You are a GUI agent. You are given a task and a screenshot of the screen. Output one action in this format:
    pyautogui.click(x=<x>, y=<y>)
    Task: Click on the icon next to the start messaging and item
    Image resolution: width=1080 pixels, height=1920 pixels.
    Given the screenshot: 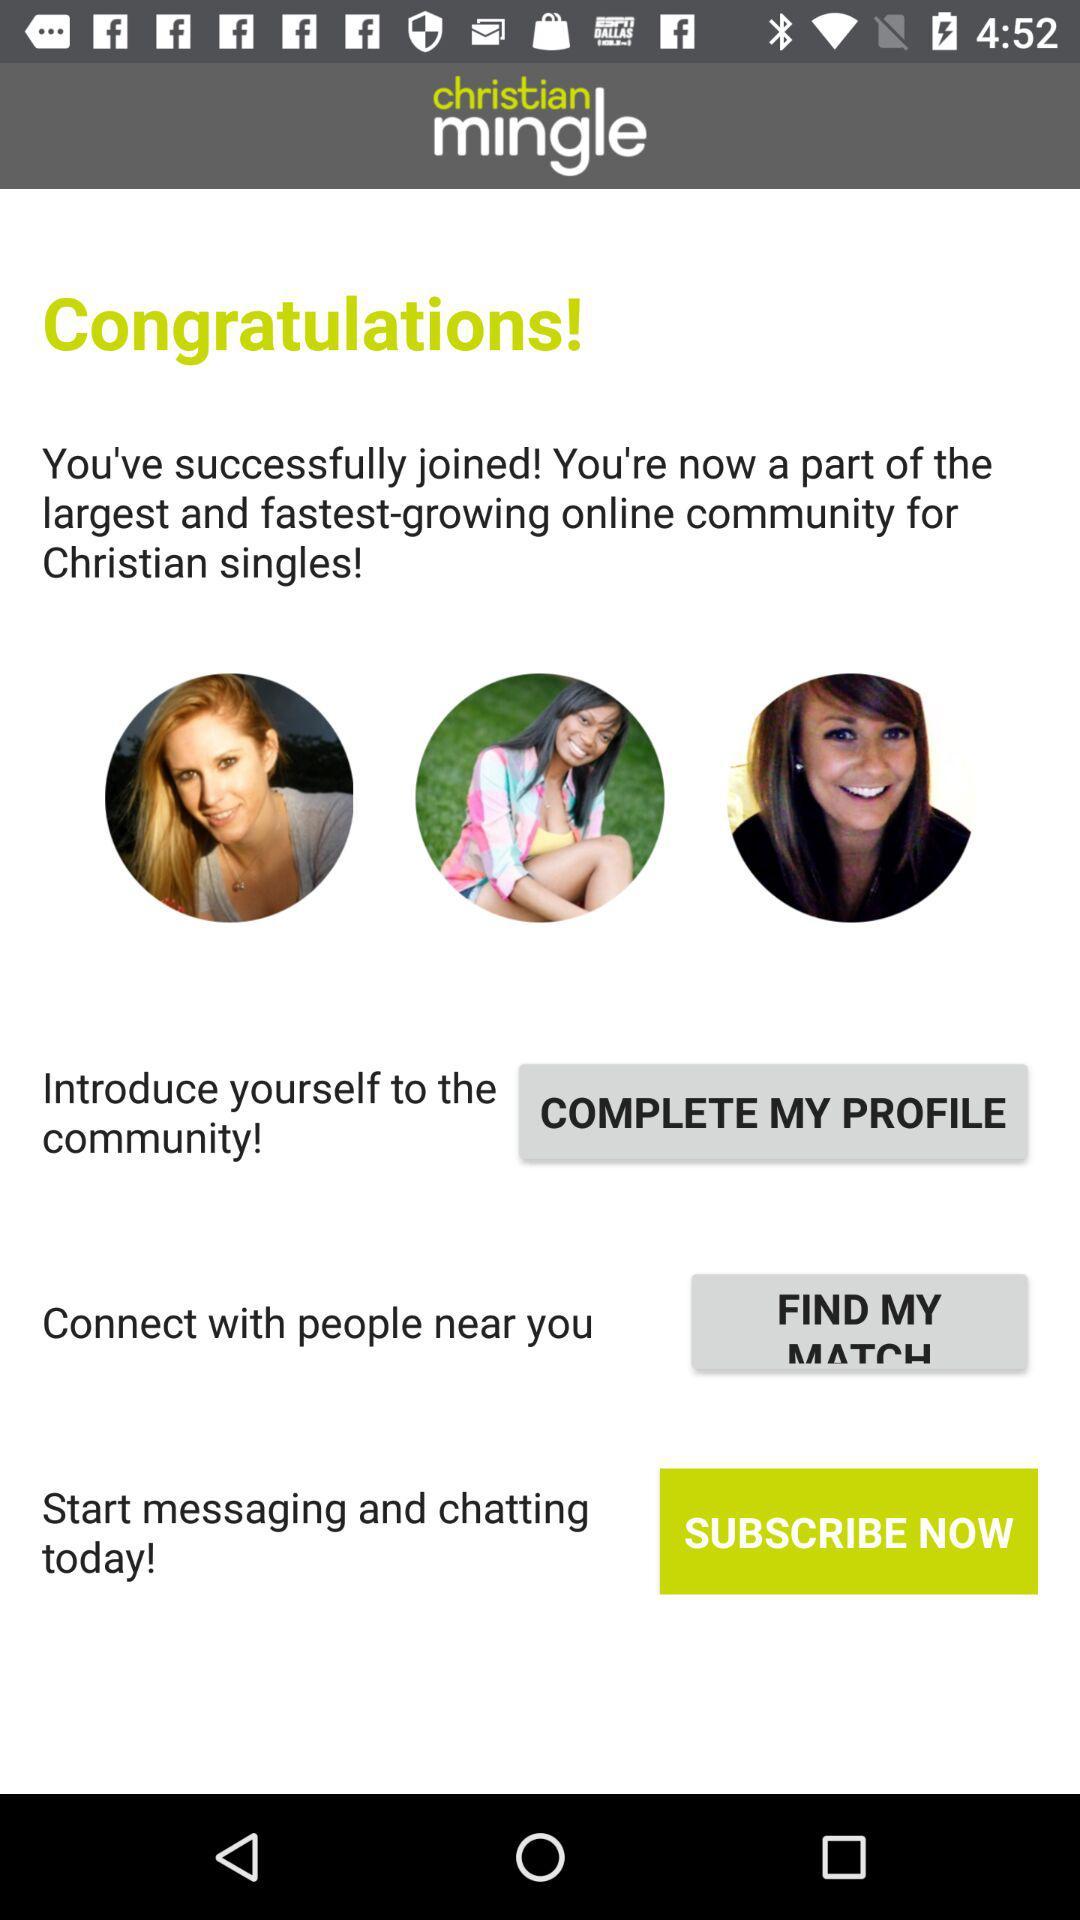 What is the action you would take?
    pyautogui.click(x=848, y=1530)
    